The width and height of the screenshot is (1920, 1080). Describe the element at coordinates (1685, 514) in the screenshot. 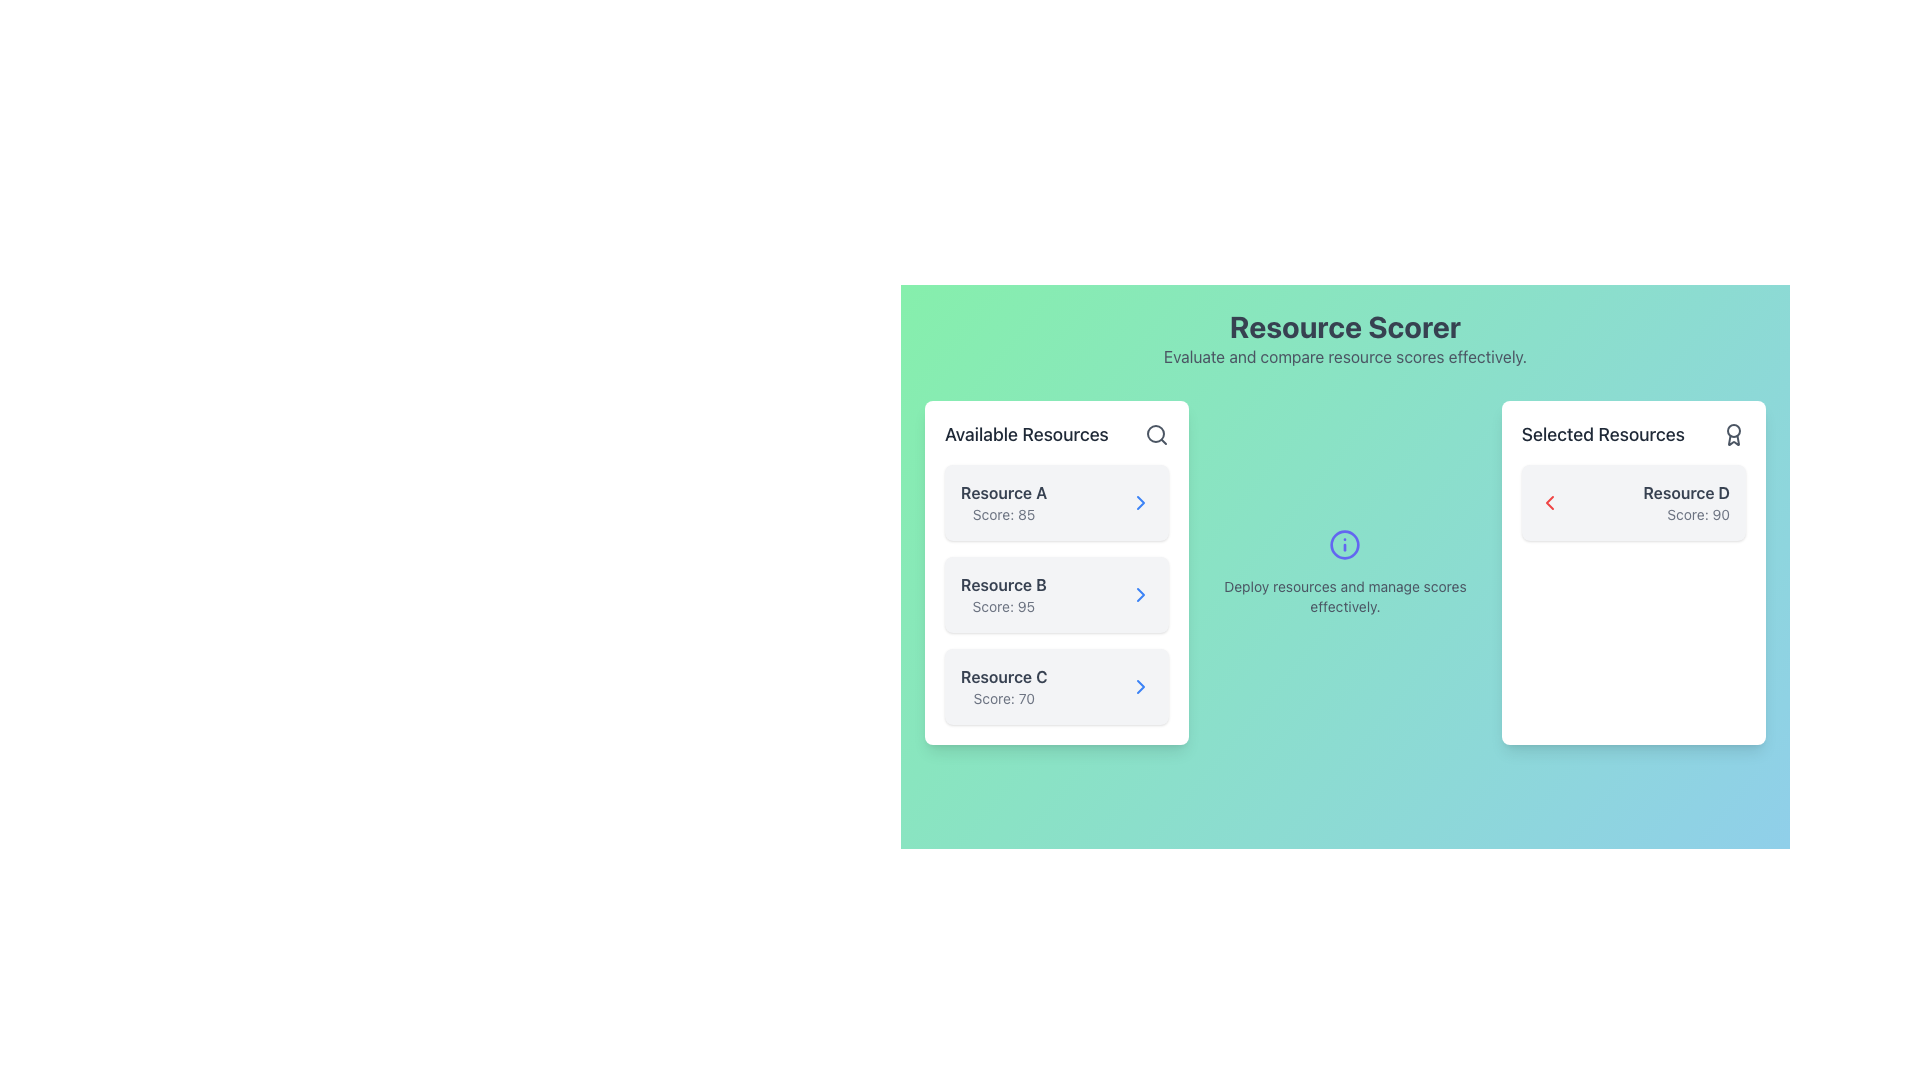

I see `text label displaying 'Score: 90' which is styled in a small gray font and aligned to the right within the 'Selected Resources' section under the title 'Resource D'` at that location.